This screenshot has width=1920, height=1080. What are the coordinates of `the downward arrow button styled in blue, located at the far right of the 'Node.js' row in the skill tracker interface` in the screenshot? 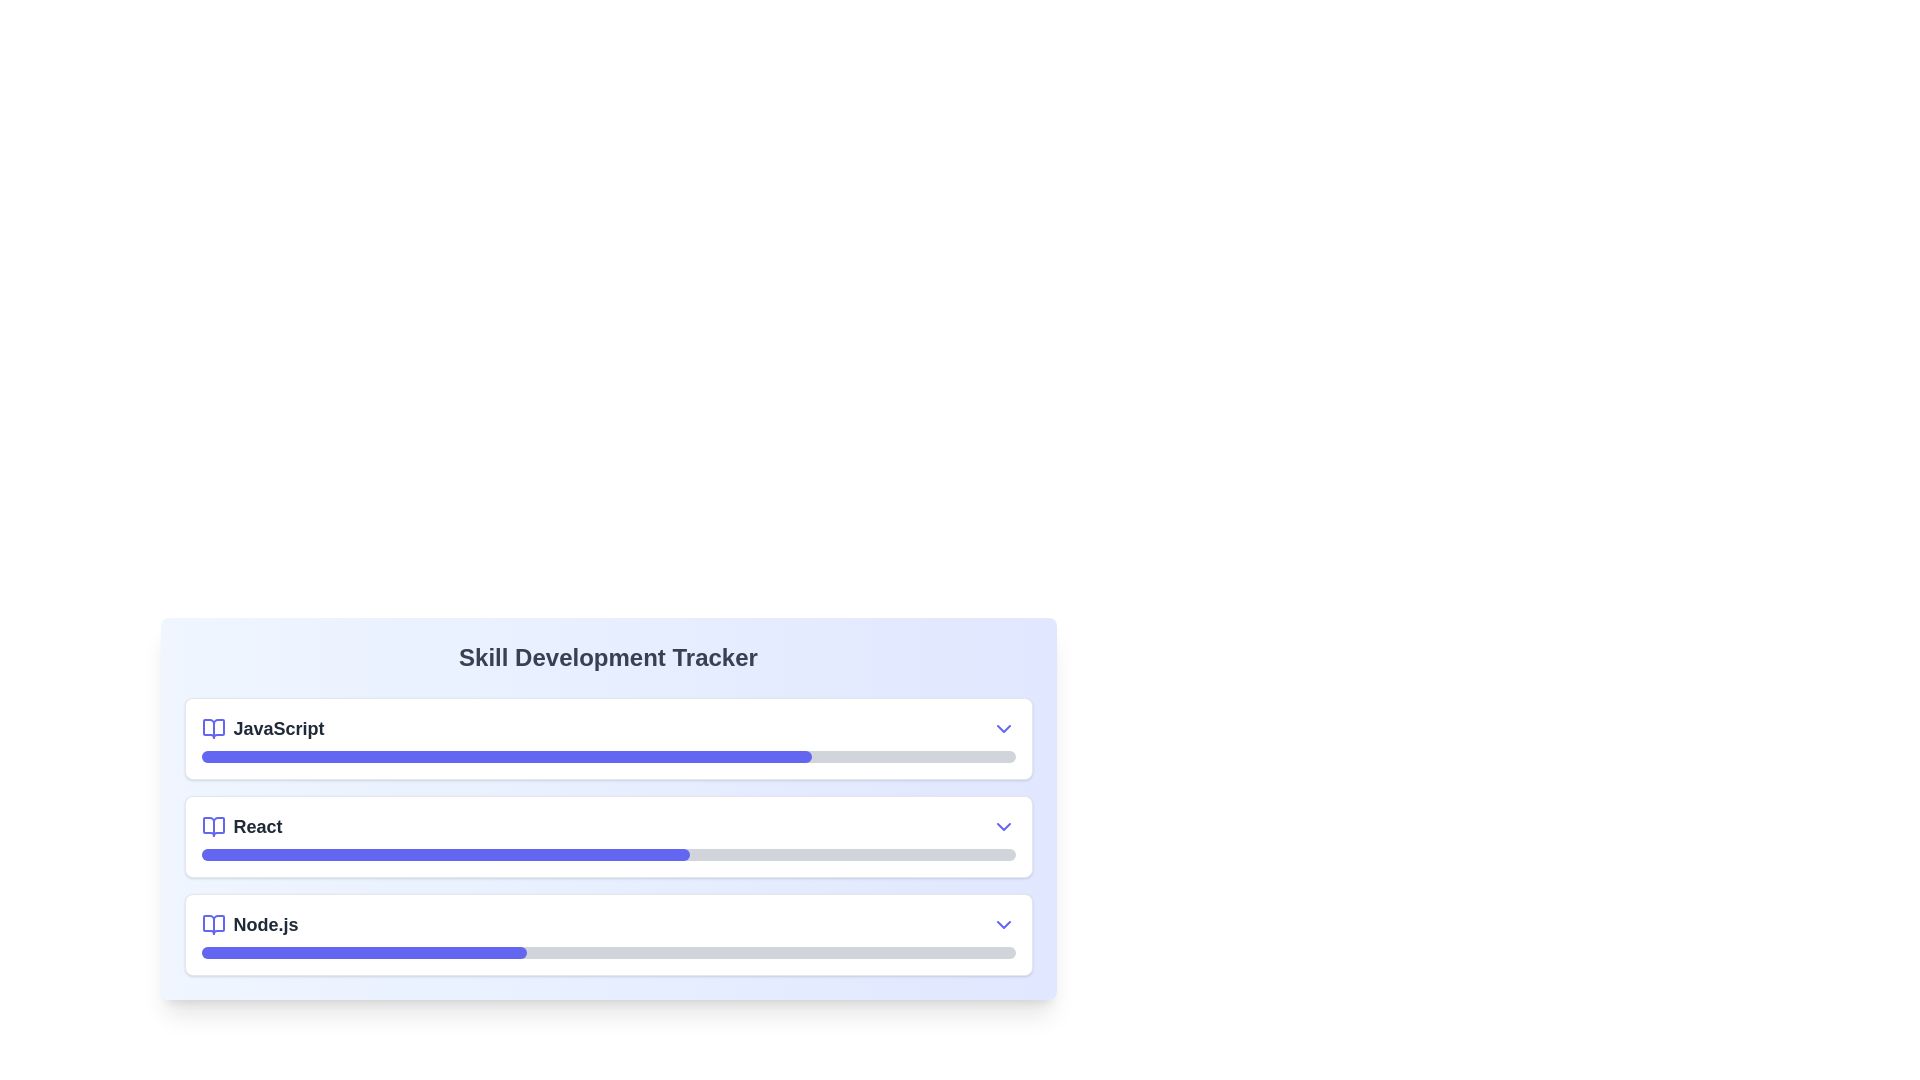 It's located at (1003, 925).